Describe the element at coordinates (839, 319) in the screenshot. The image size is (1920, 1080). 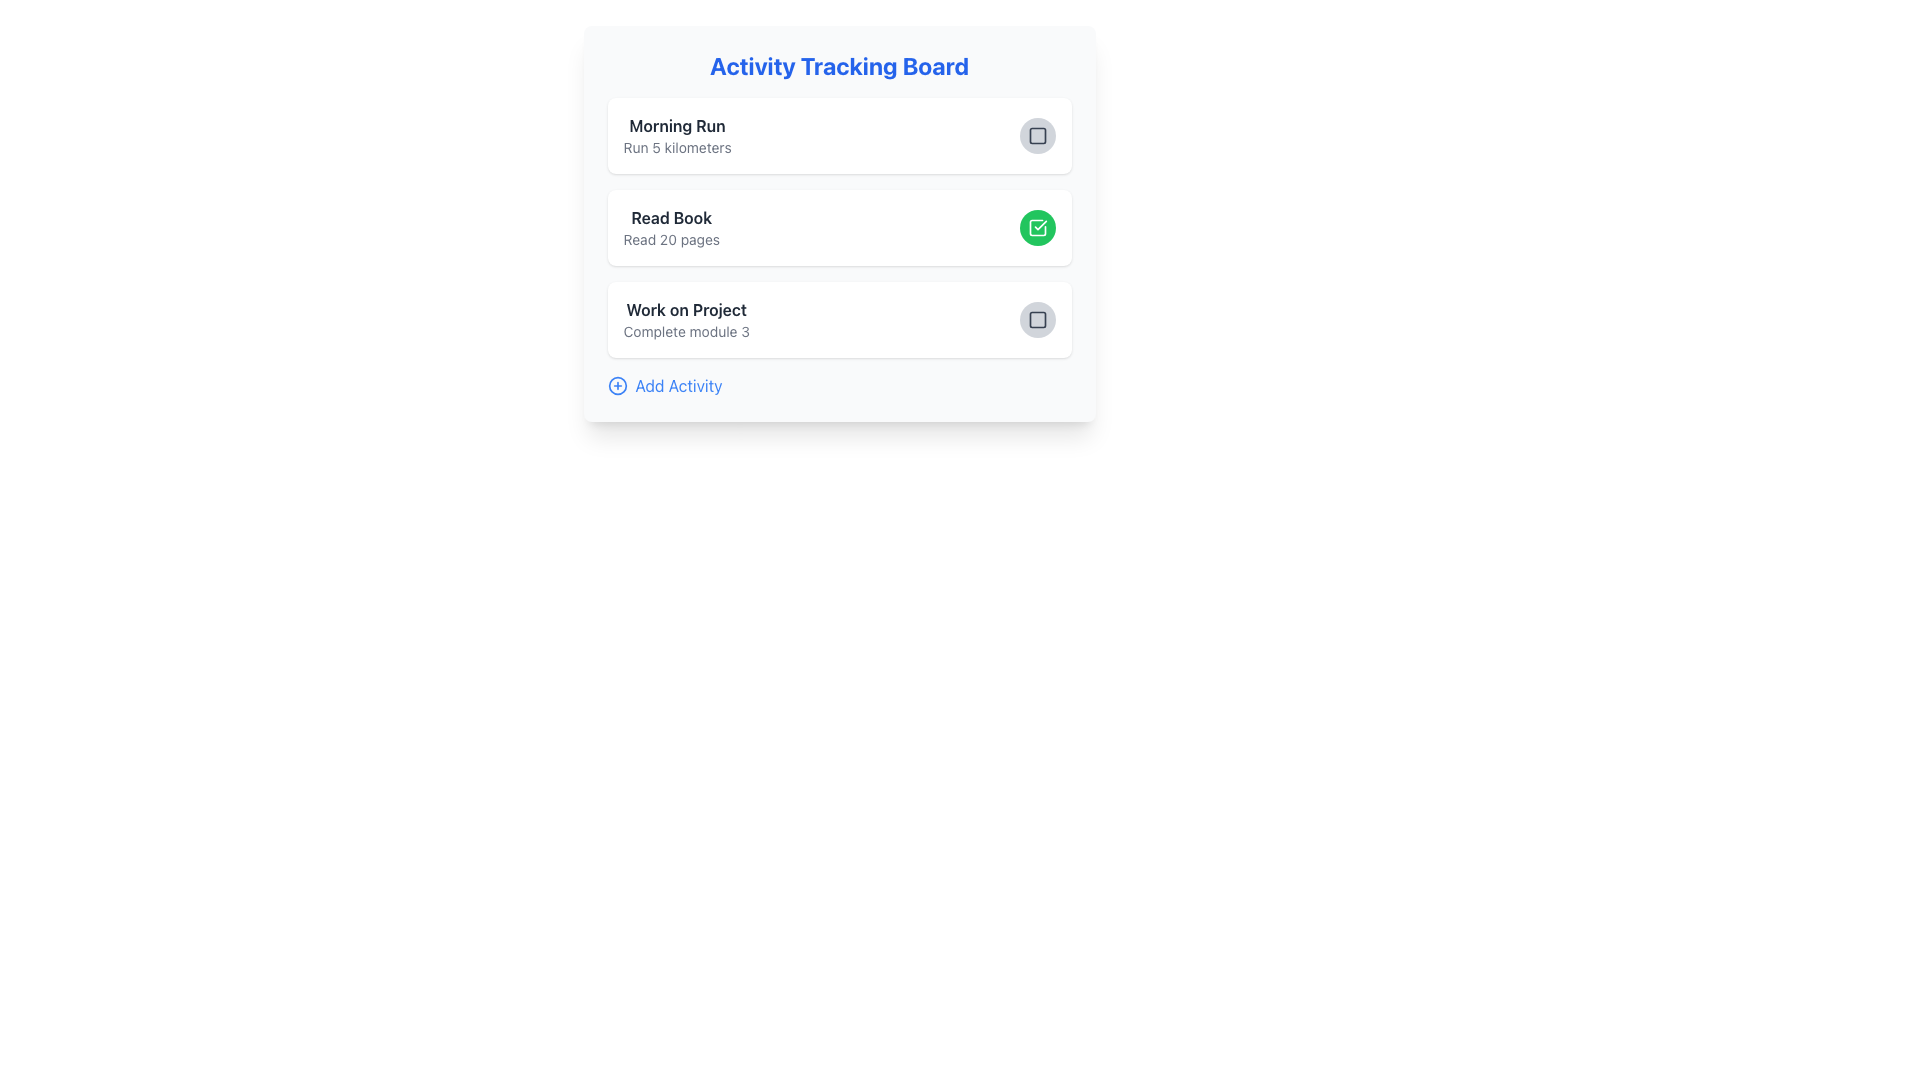
I see `the 'Work on Project' Task Card element in the Activity Tracking Board` at that location.